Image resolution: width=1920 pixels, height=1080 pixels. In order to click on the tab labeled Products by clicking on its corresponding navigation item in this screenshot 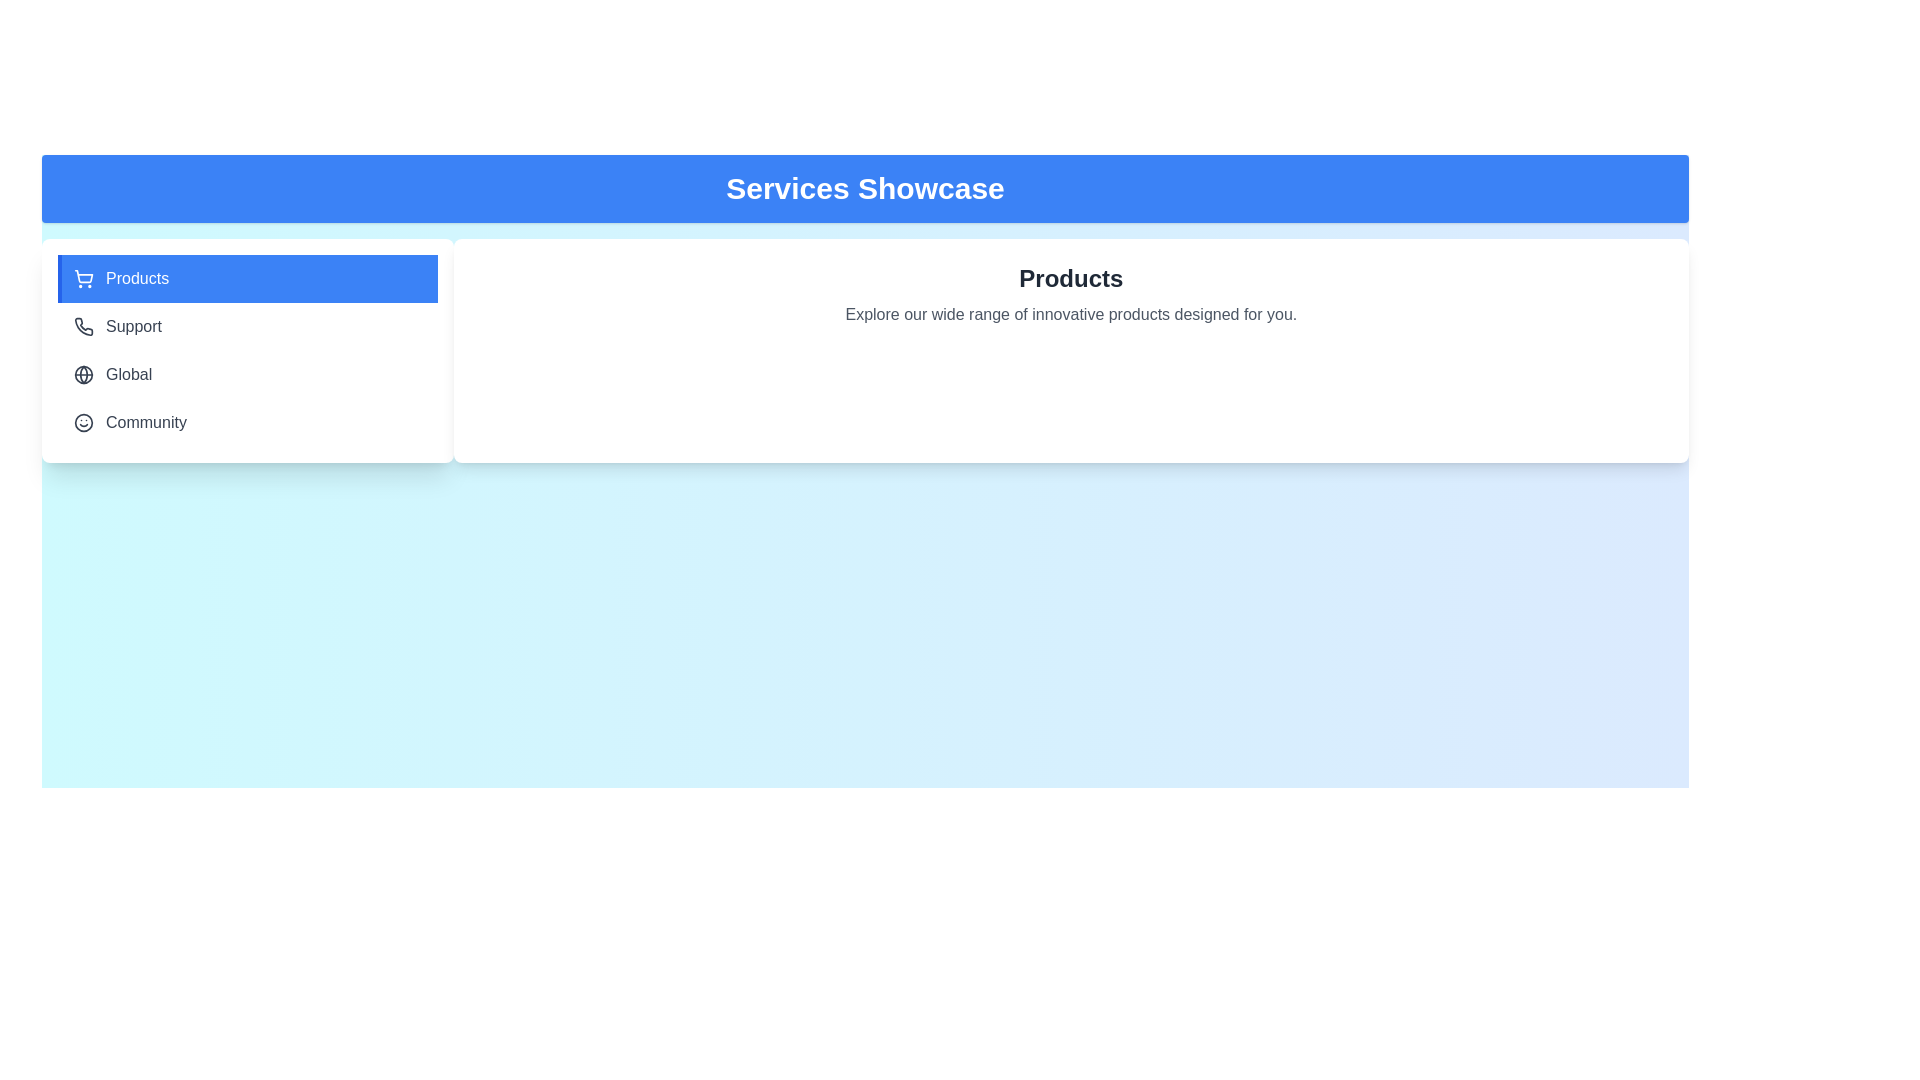, I will do `click(246, 278)`.